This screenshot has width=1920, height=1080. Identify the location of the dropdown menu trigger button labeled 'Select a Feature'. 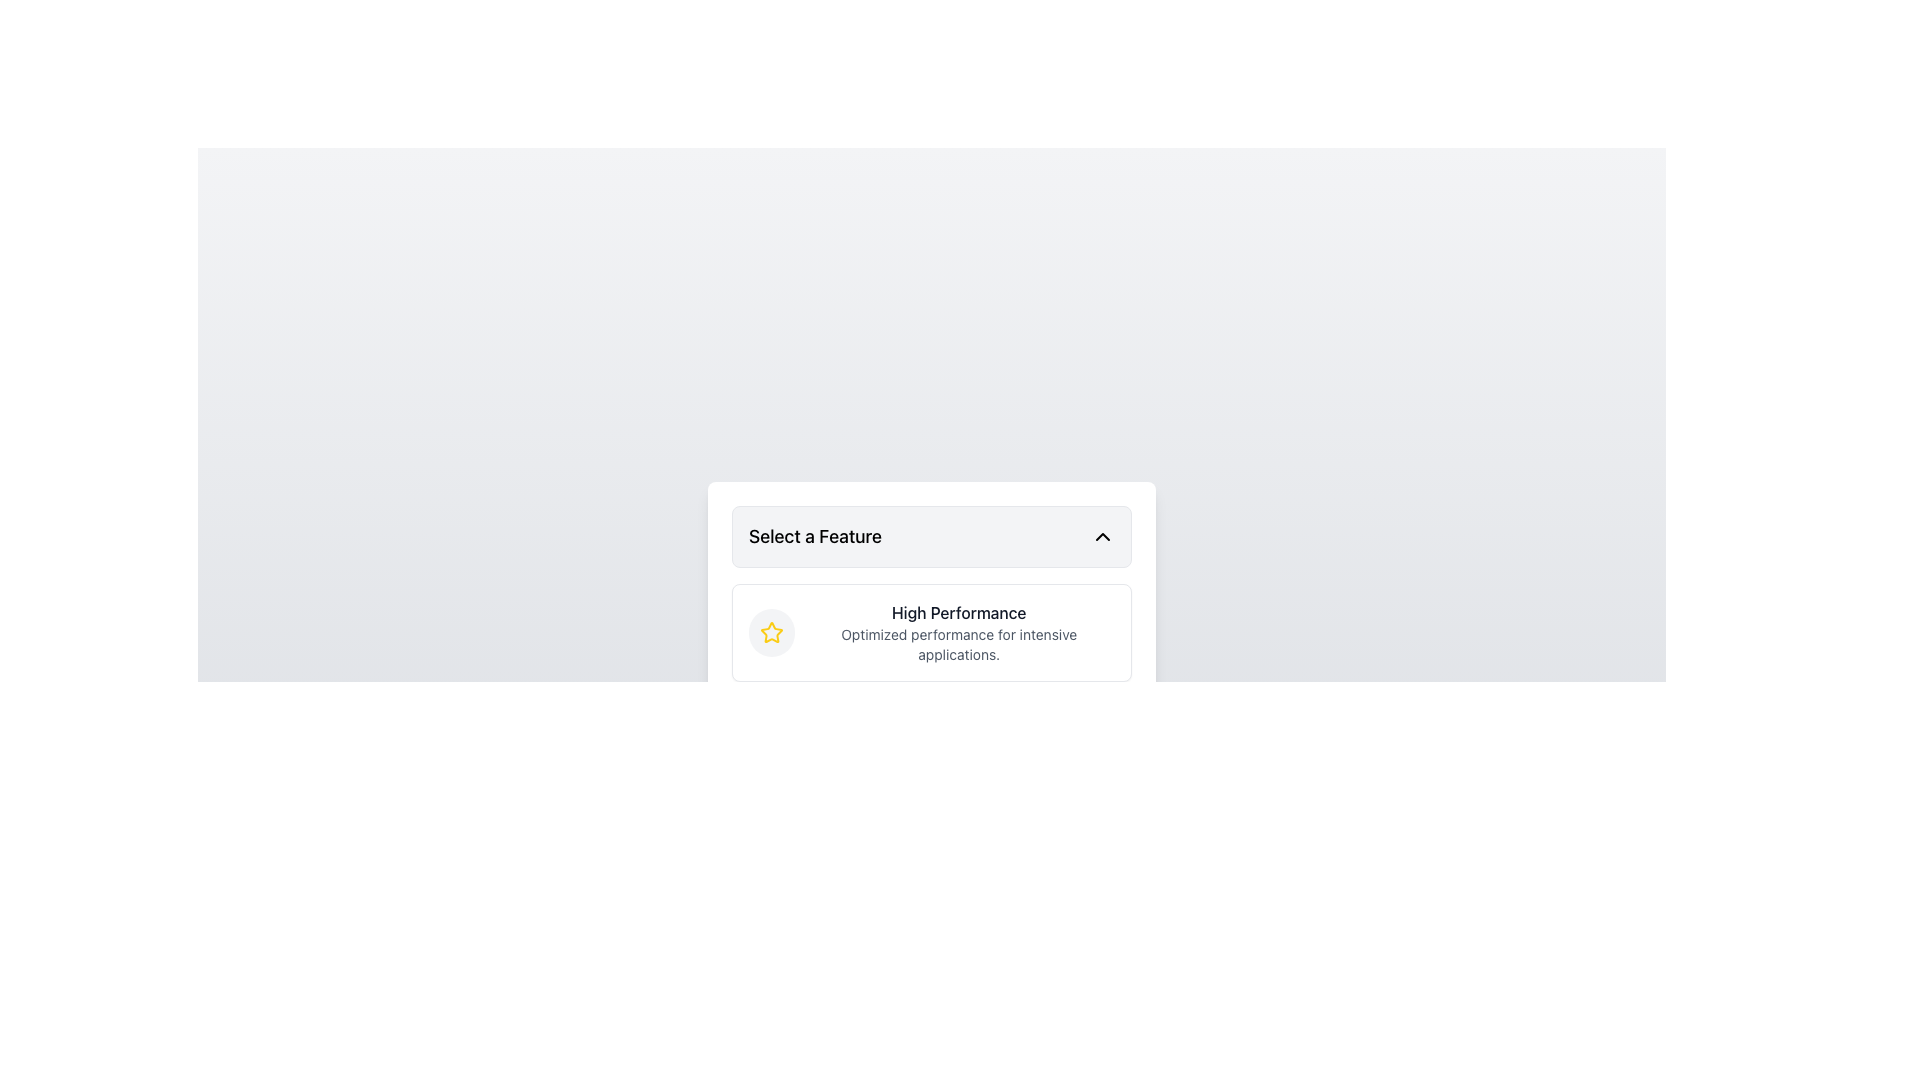
(930, 535).